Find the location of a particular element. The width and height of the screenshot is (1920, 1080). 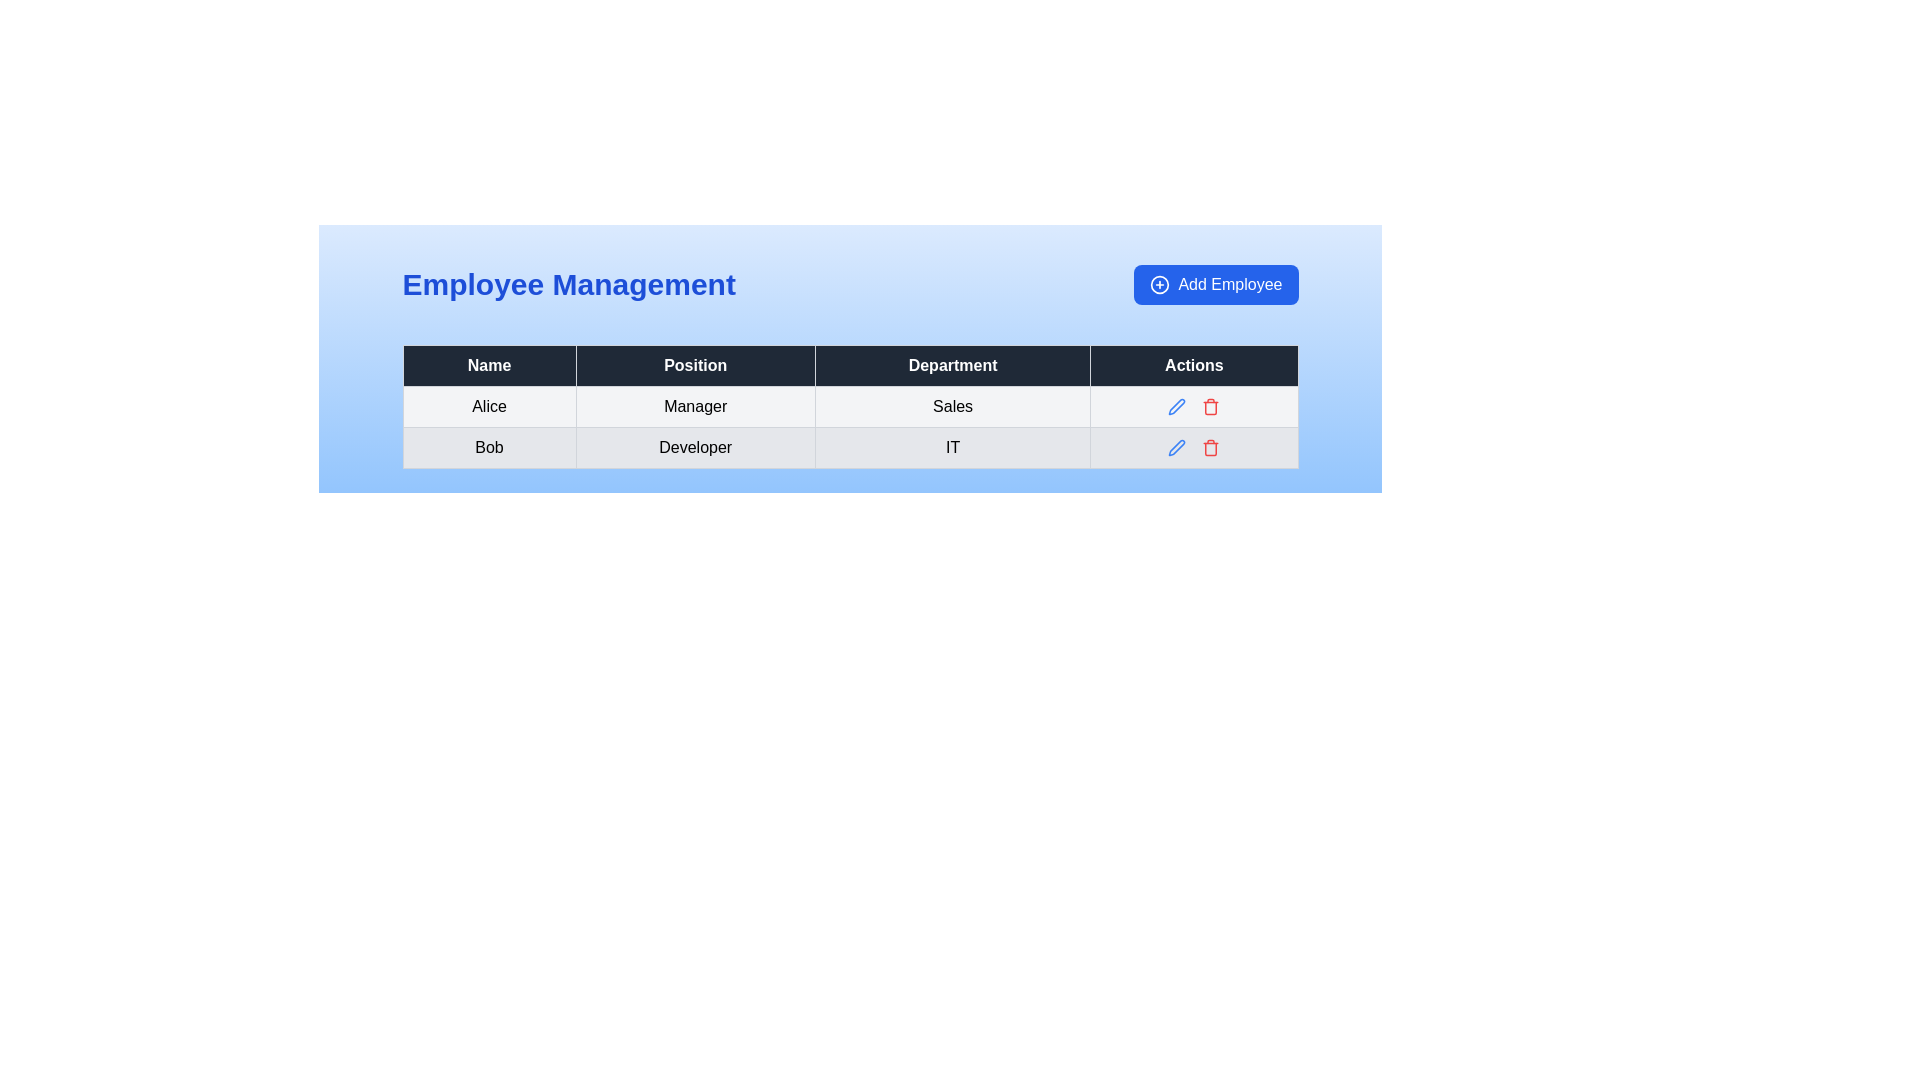

the 'Department' label in the table header, which is the third item from the left in a row of four elements, located between 'Position' and 'Actions' is located at coordinates (952, 366).